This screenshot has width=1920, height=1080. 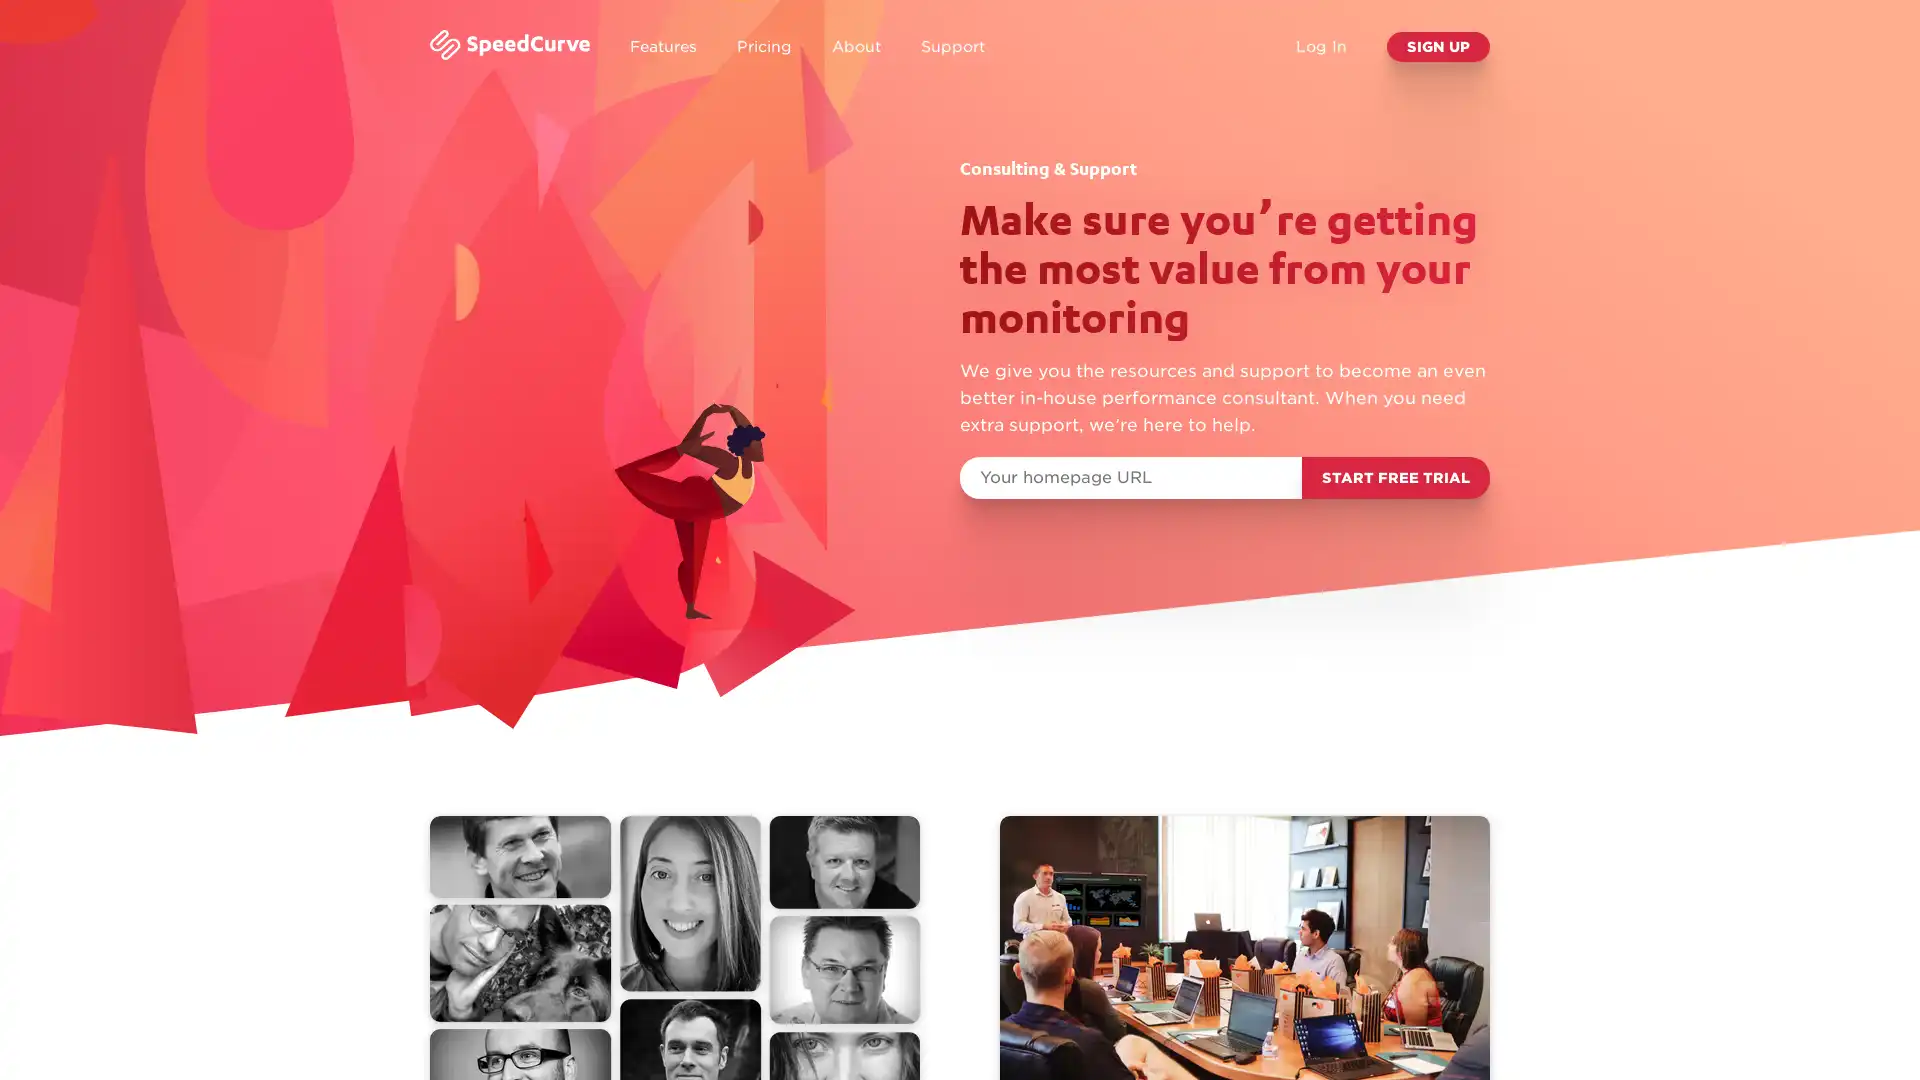 What do you see at coordinates (1395, 477) in the screenshot?
I see `Start free trial` at bounding box center [1395, 477].